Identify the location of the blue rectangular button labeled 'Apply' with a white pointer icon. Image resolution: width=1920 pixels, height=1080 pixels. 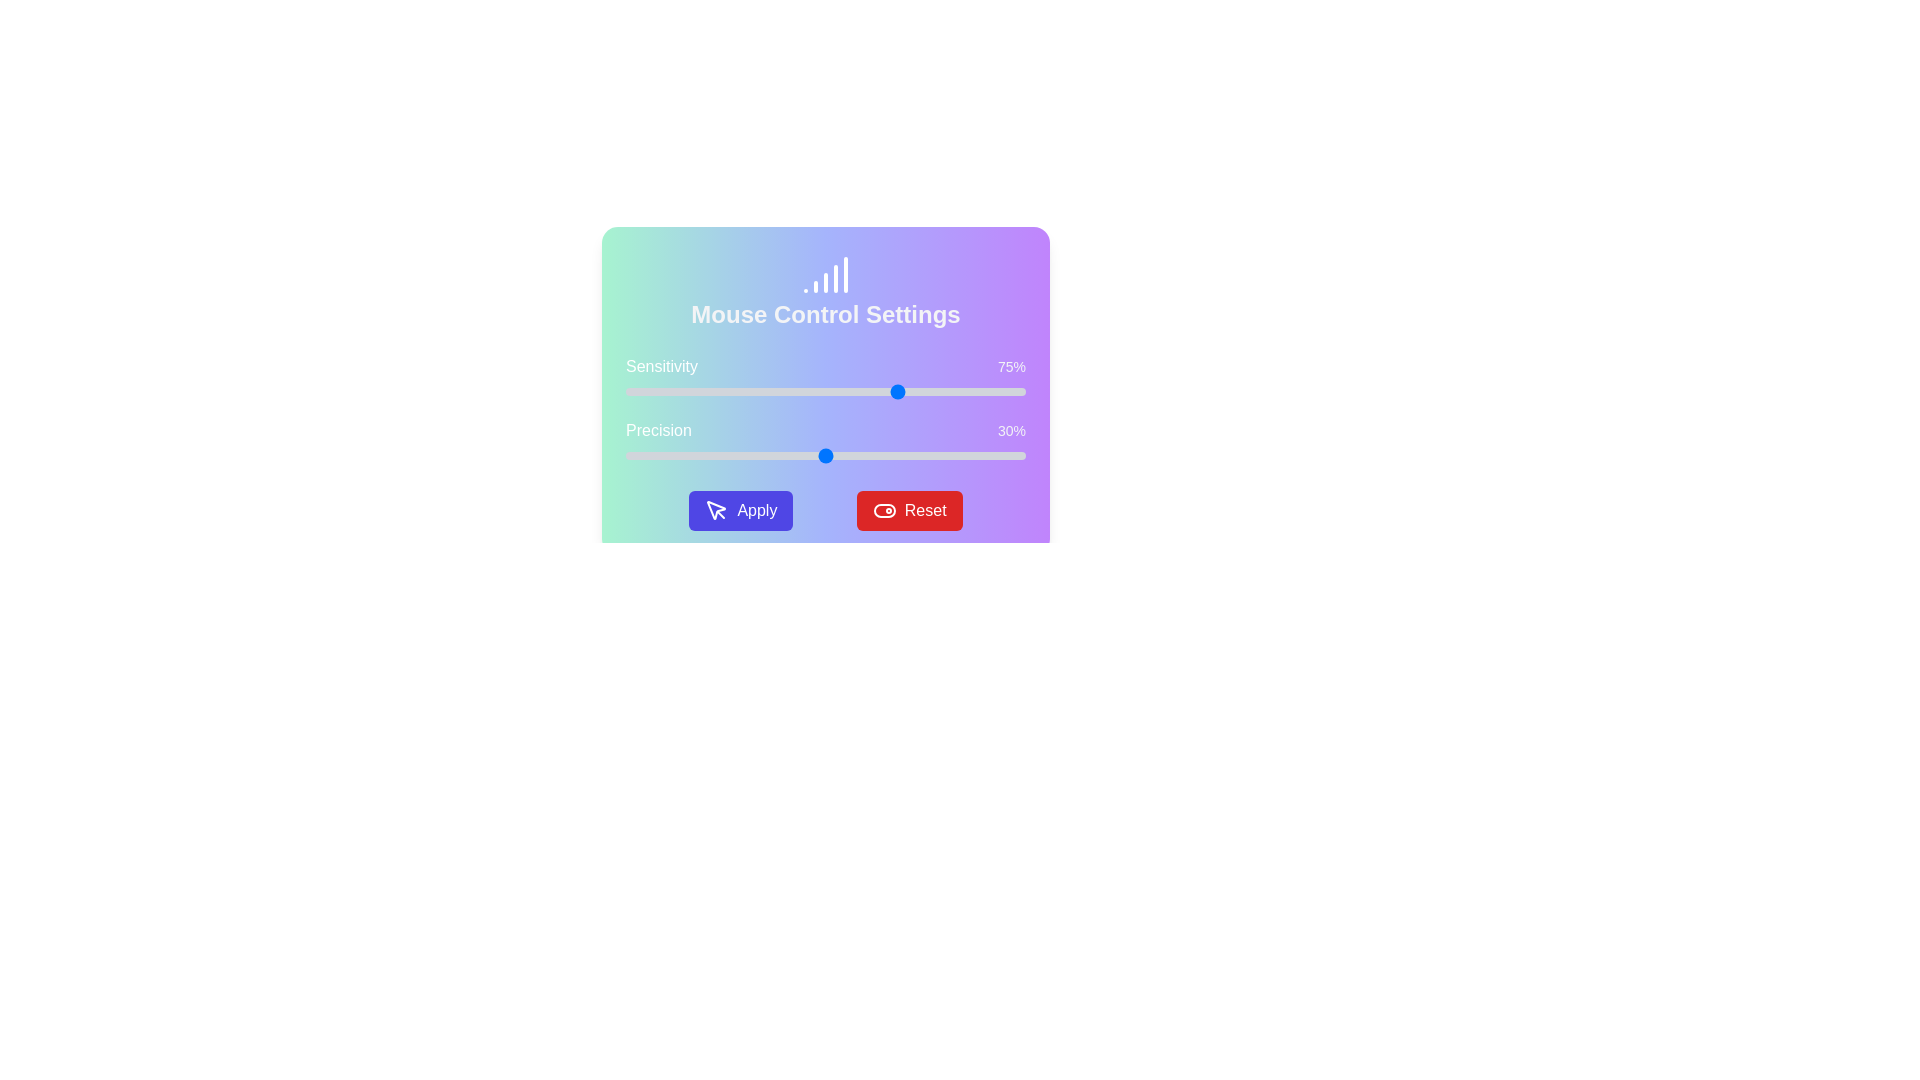
(740, 509).